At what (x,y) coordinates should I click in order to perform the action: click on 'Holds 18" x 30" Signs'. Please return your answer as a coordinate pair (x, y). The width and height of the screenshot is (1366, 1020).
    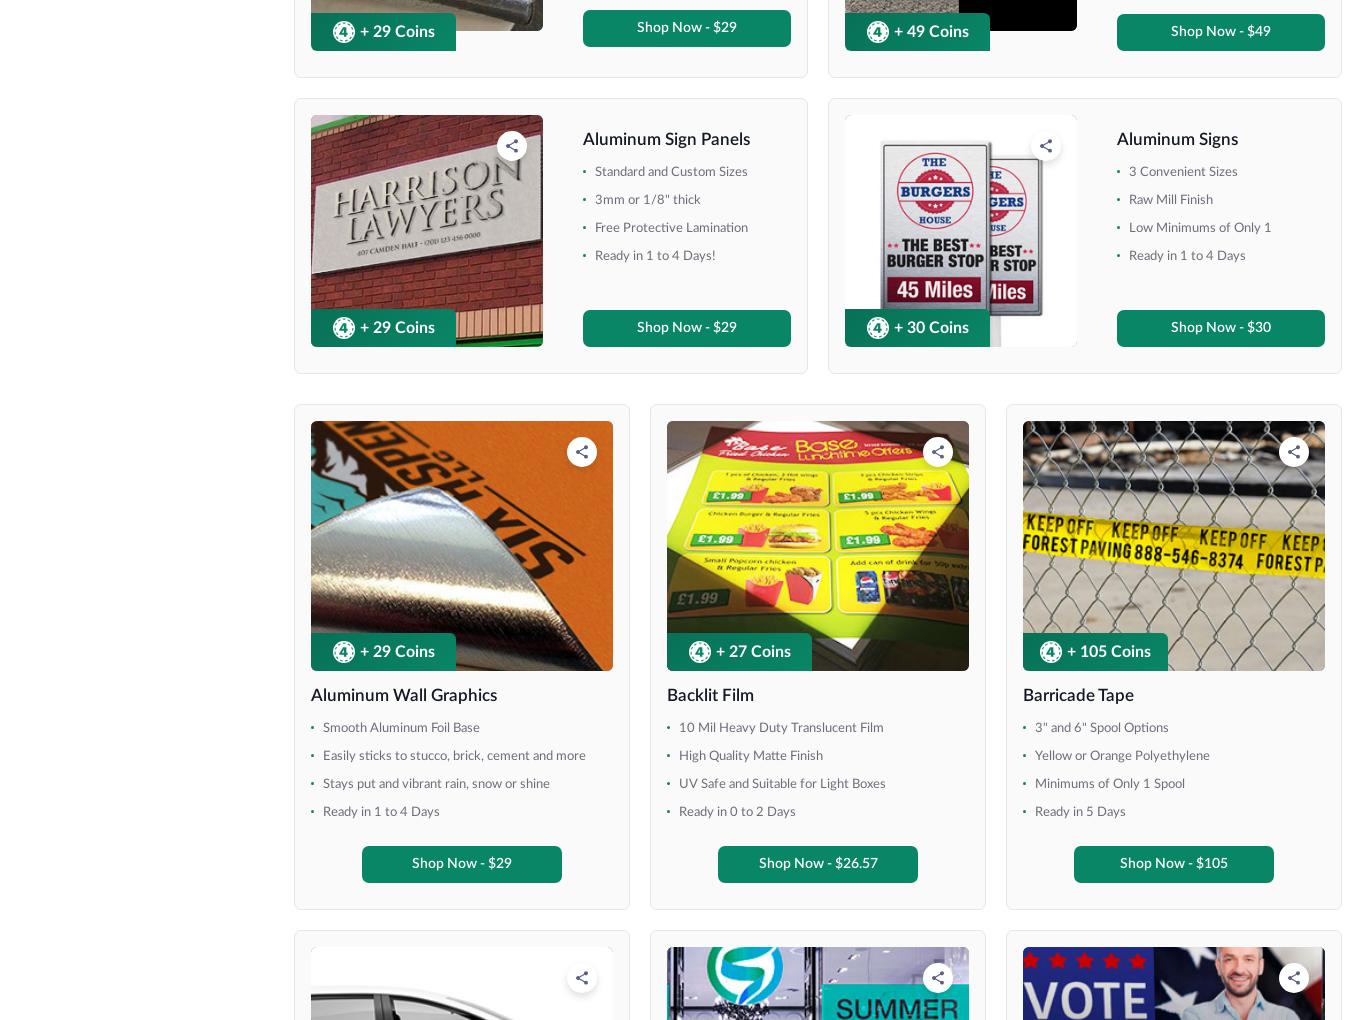
    Looking at the image, I should click on (1034, 111).